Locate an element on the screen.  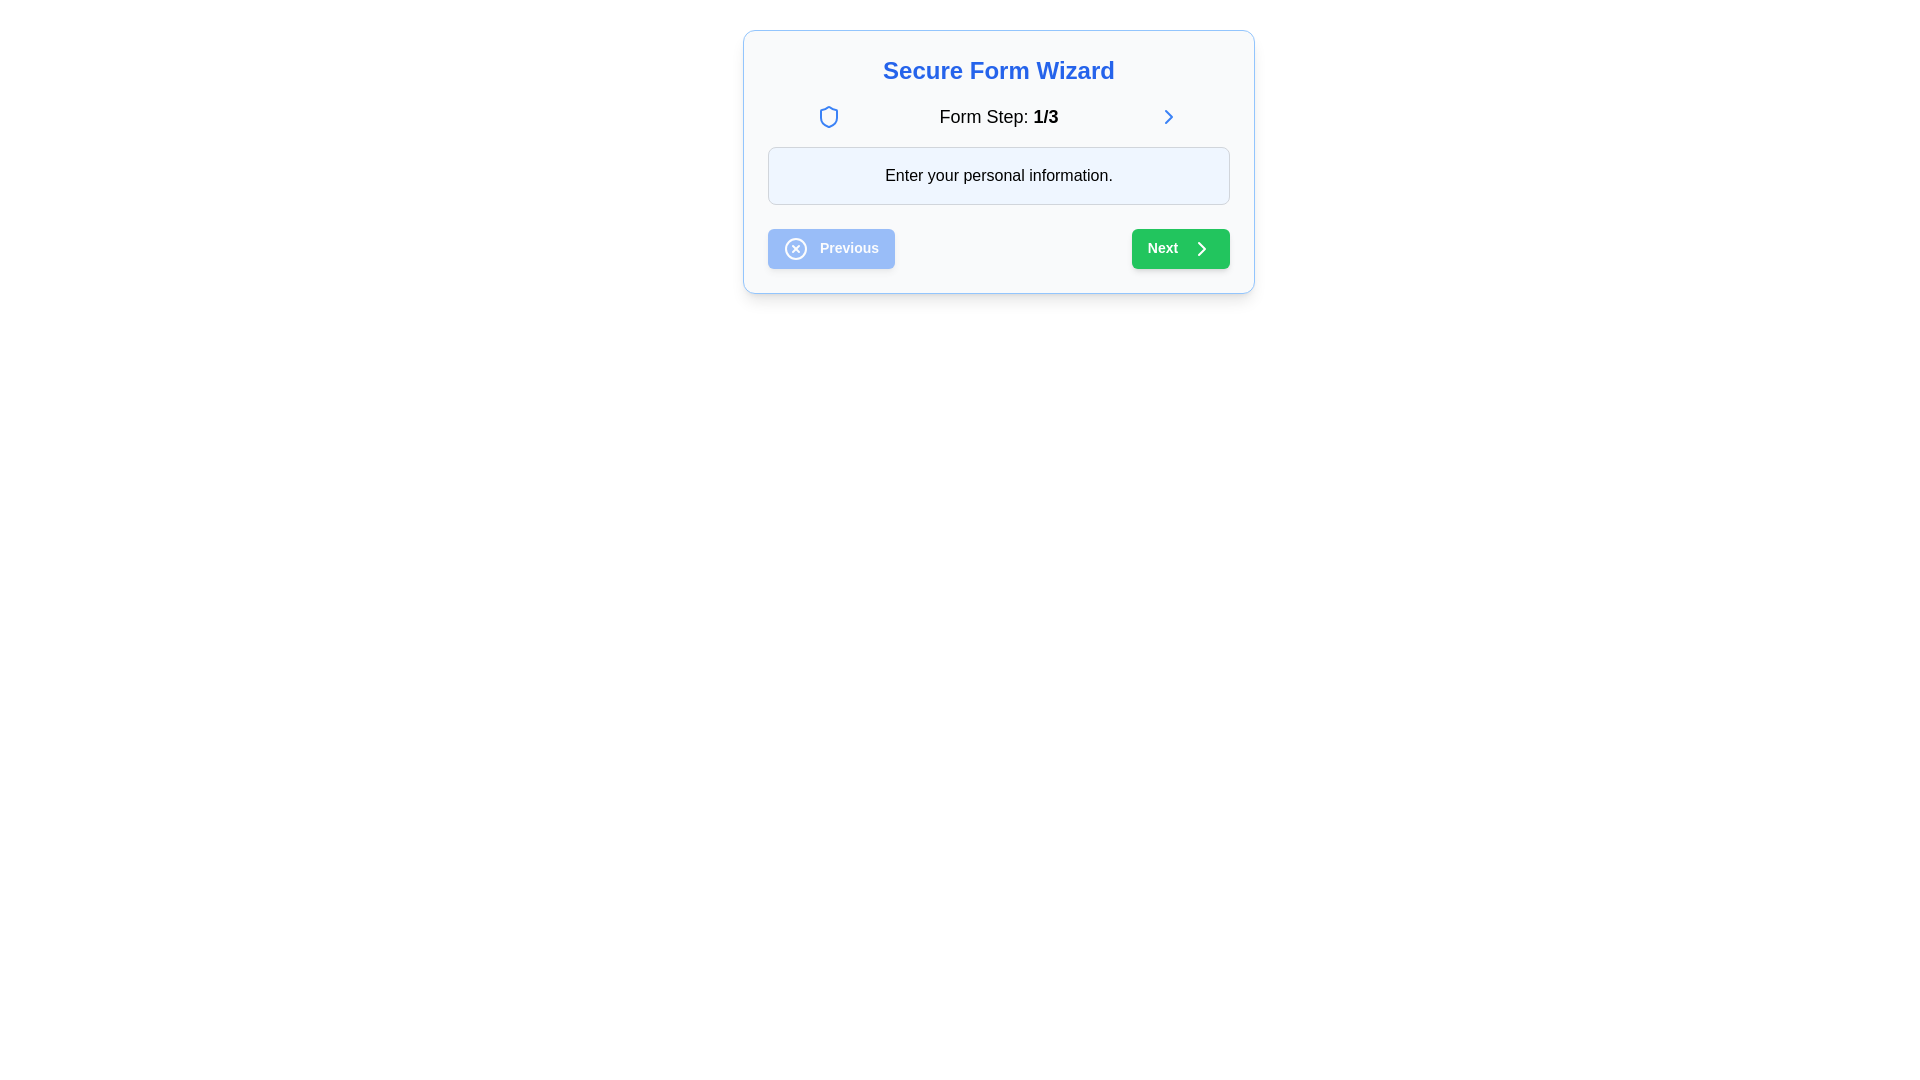
the shield-shaped icon representing security, located in the header of the form wizard, to associate this element as a symbol is located at coordinates (829, 116).